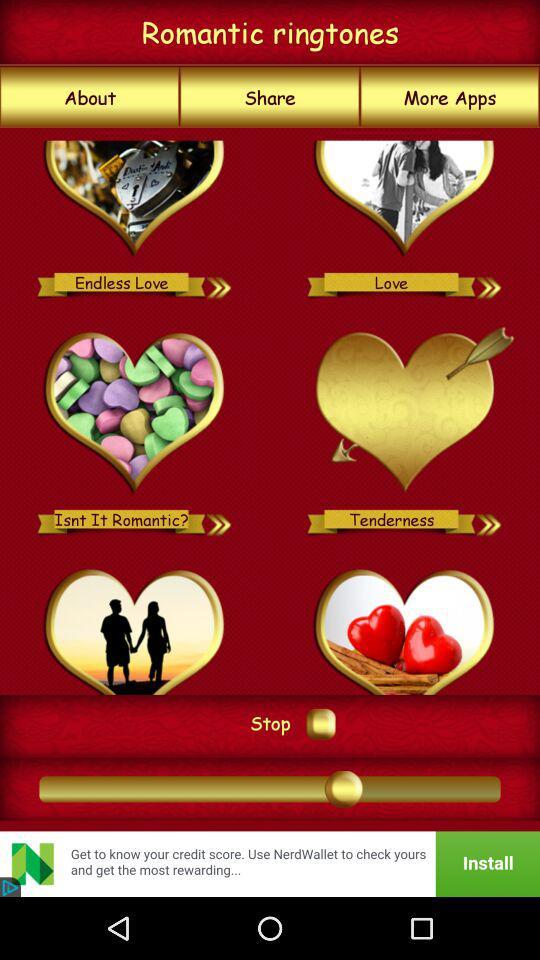 The image size is (540, 960). I want to click on the button at the top left corner, so click(89, 97).